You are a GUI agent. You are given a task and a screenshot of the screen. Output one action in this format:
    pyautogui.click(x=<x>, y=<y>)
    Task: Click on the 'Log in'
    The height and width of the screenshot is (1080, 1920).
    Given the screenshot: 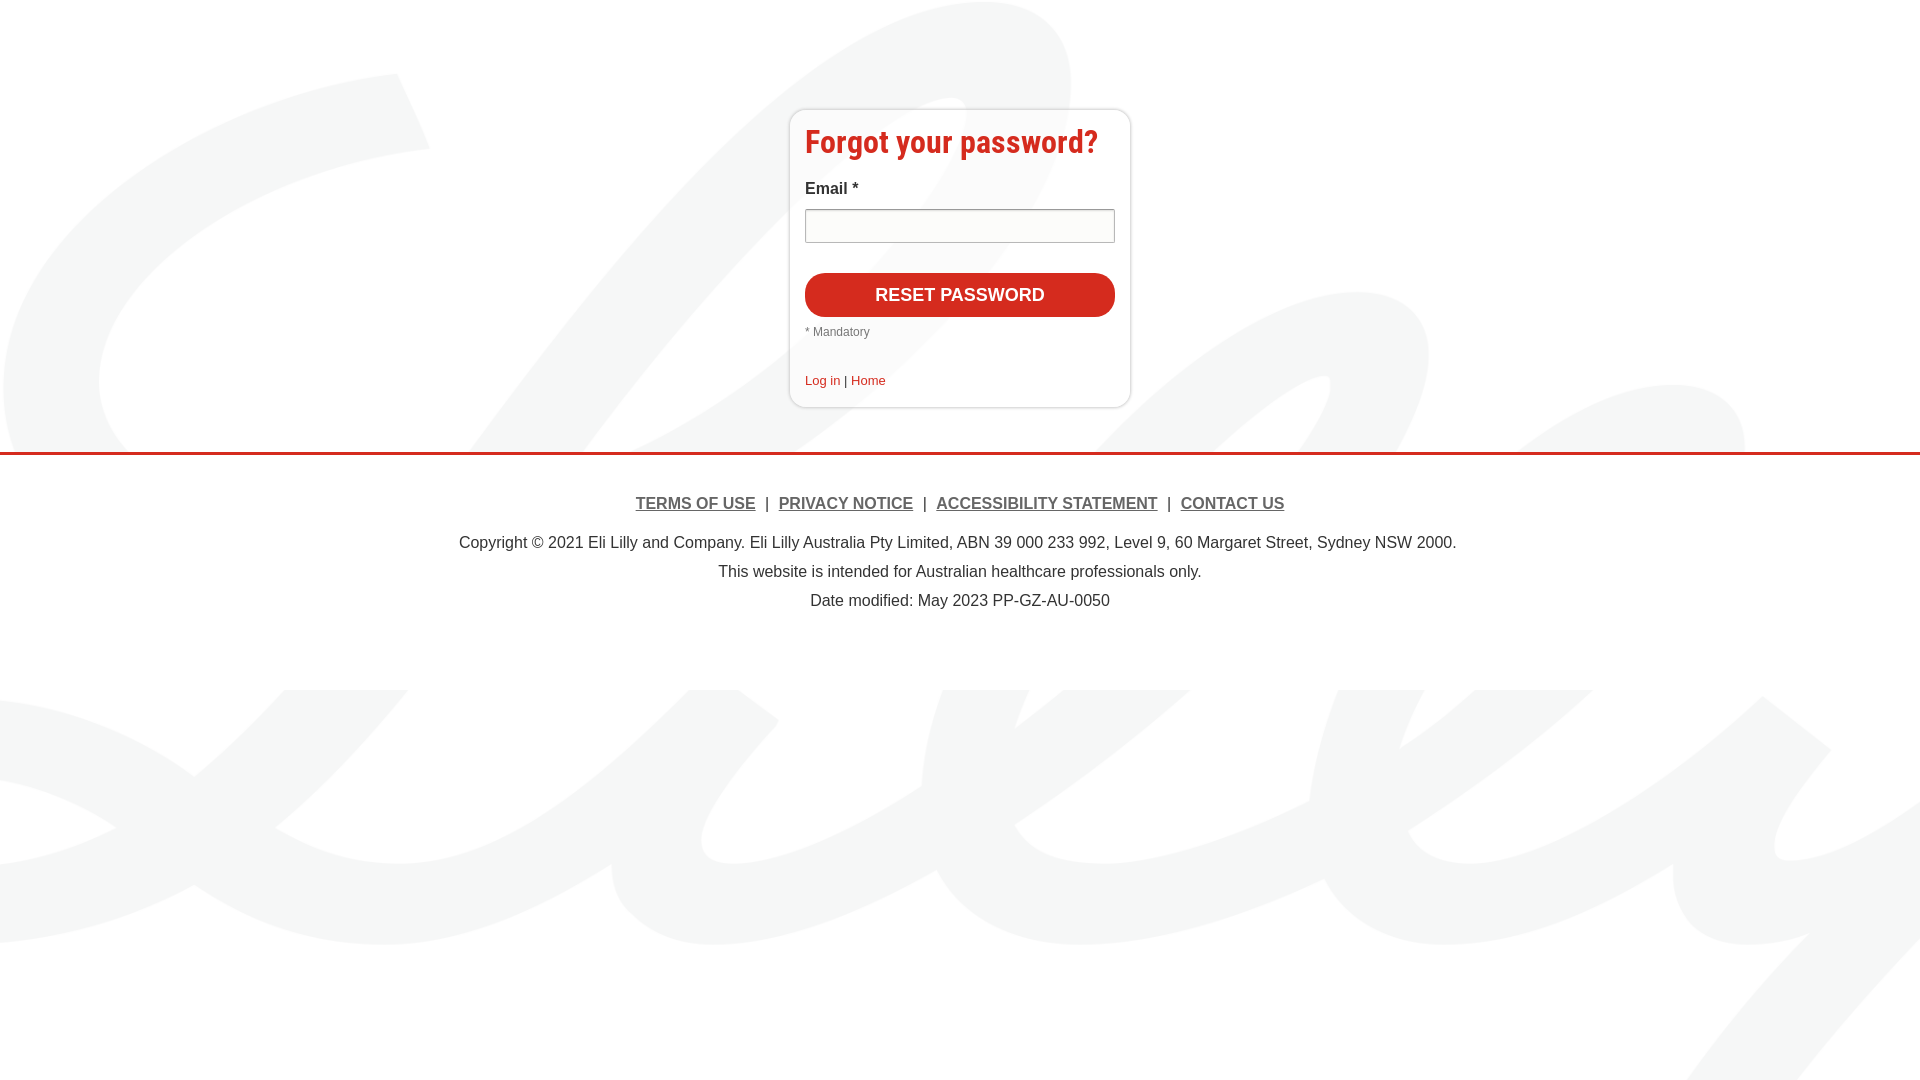 What is the action you would take?
    pyautogui.click(x=822, y=380)
    